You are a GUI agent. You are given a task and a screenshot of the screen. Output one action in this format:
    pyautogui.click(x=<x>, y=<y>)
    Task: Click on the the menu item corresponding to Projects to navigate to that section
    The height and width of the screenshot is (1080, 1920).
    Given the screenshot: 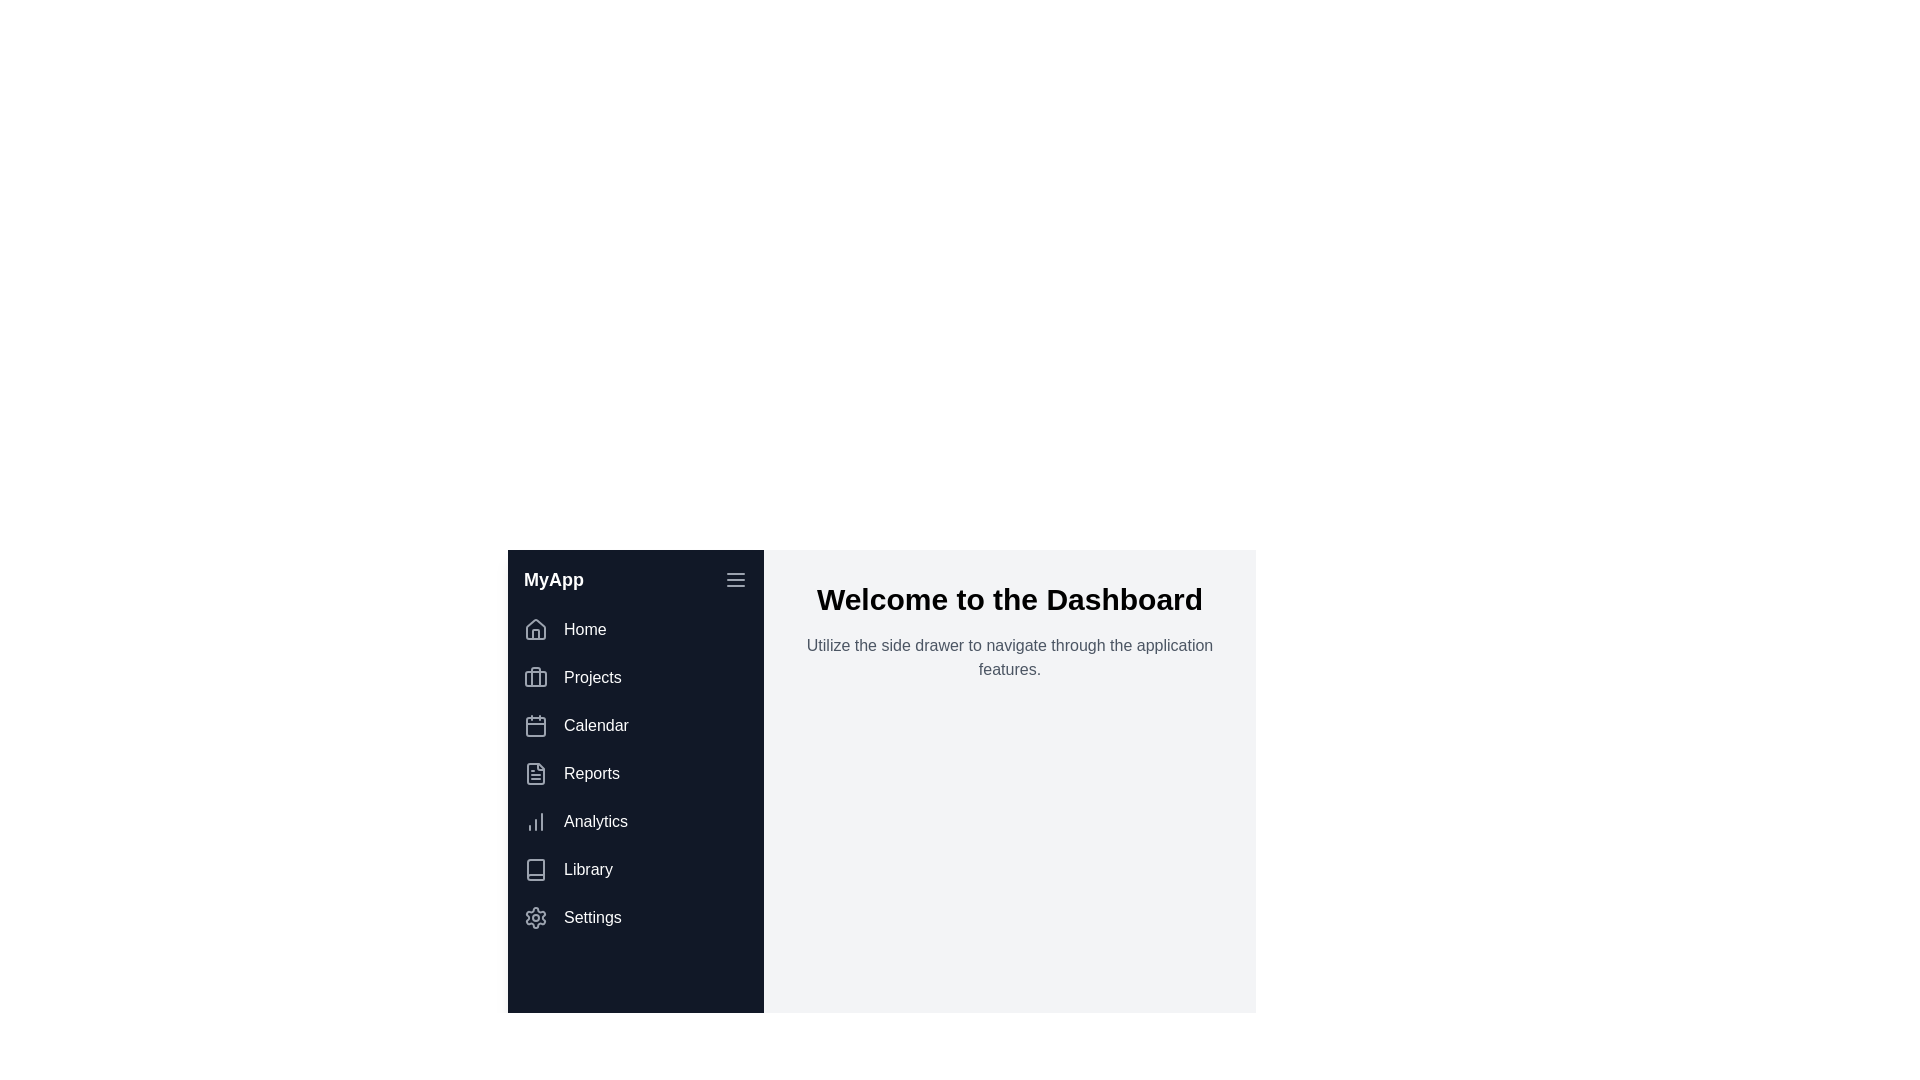 What is the action you would take?
    pyautogui.click(x=634, y=677)
    